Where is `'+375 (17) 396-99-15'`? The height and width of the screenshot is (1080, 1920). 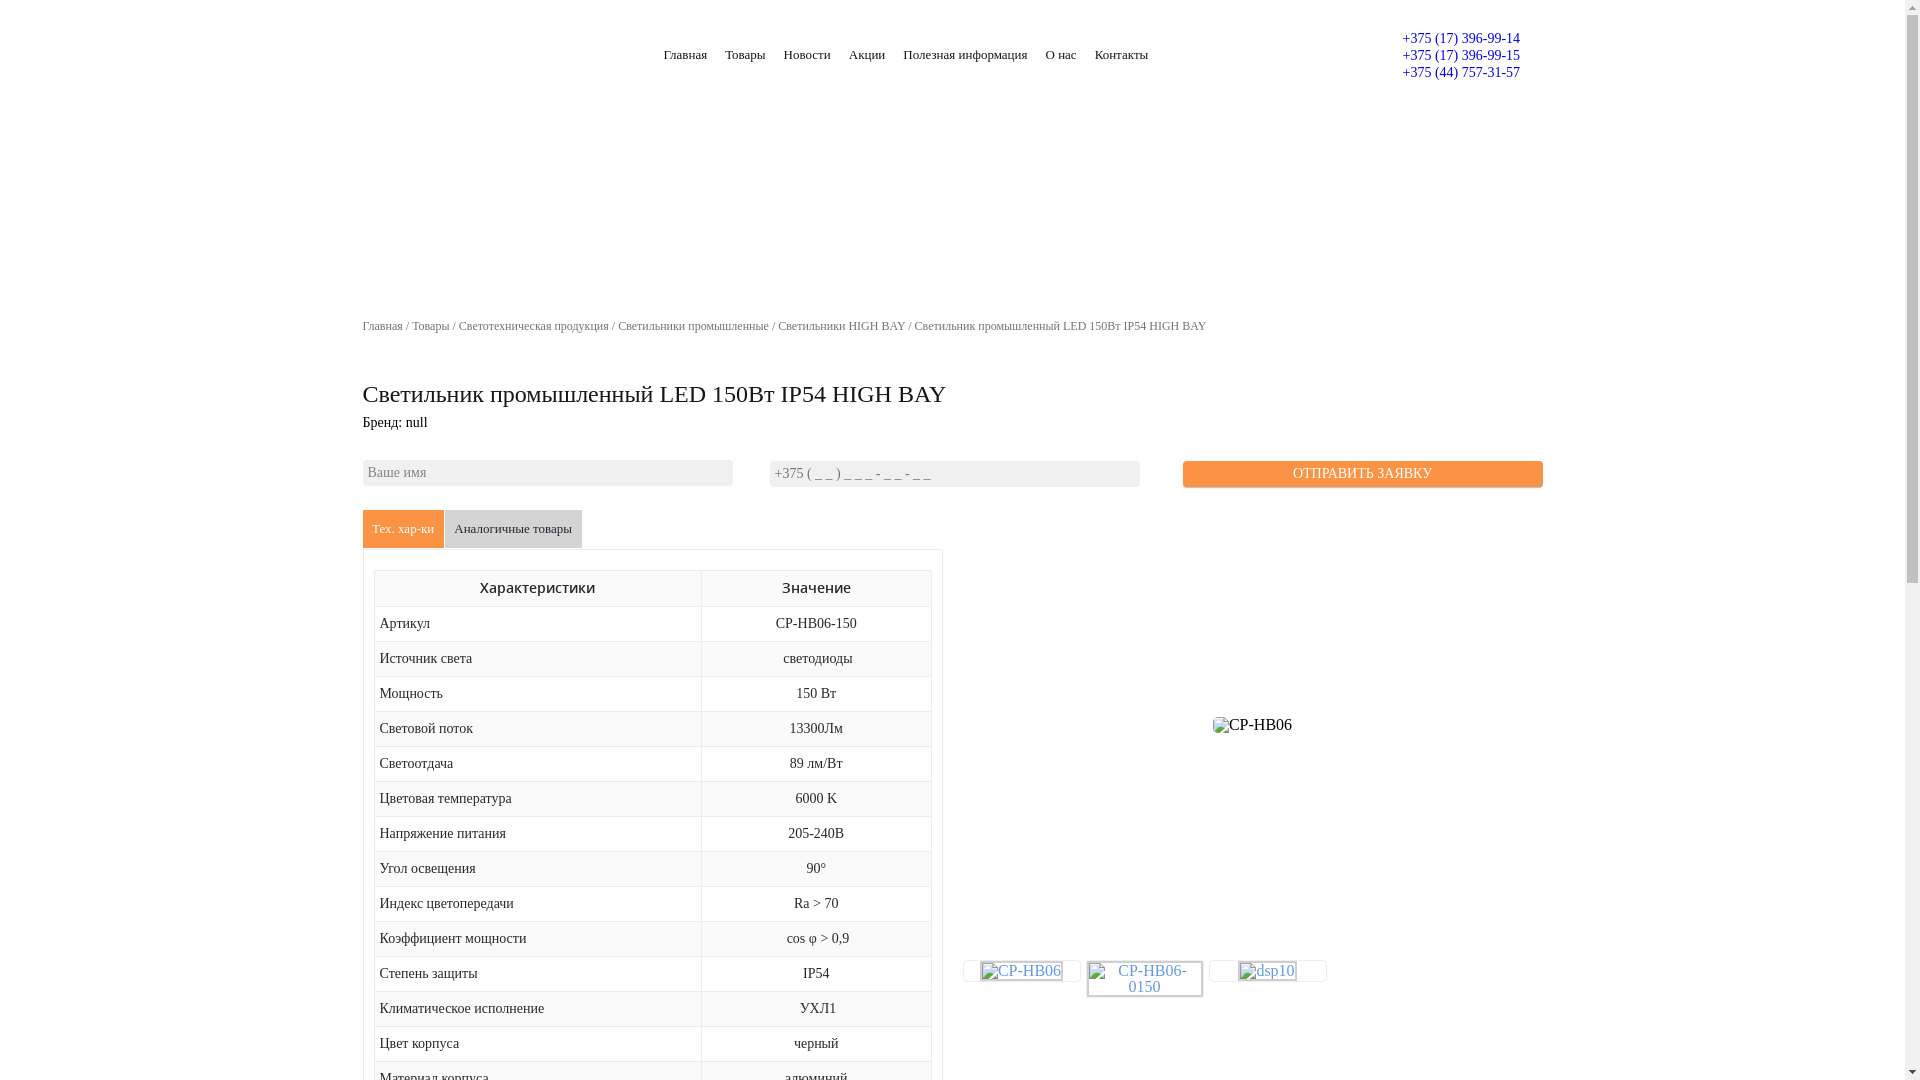 '+375 (17) 396-99-15' is located at coordinates (1460, 54).